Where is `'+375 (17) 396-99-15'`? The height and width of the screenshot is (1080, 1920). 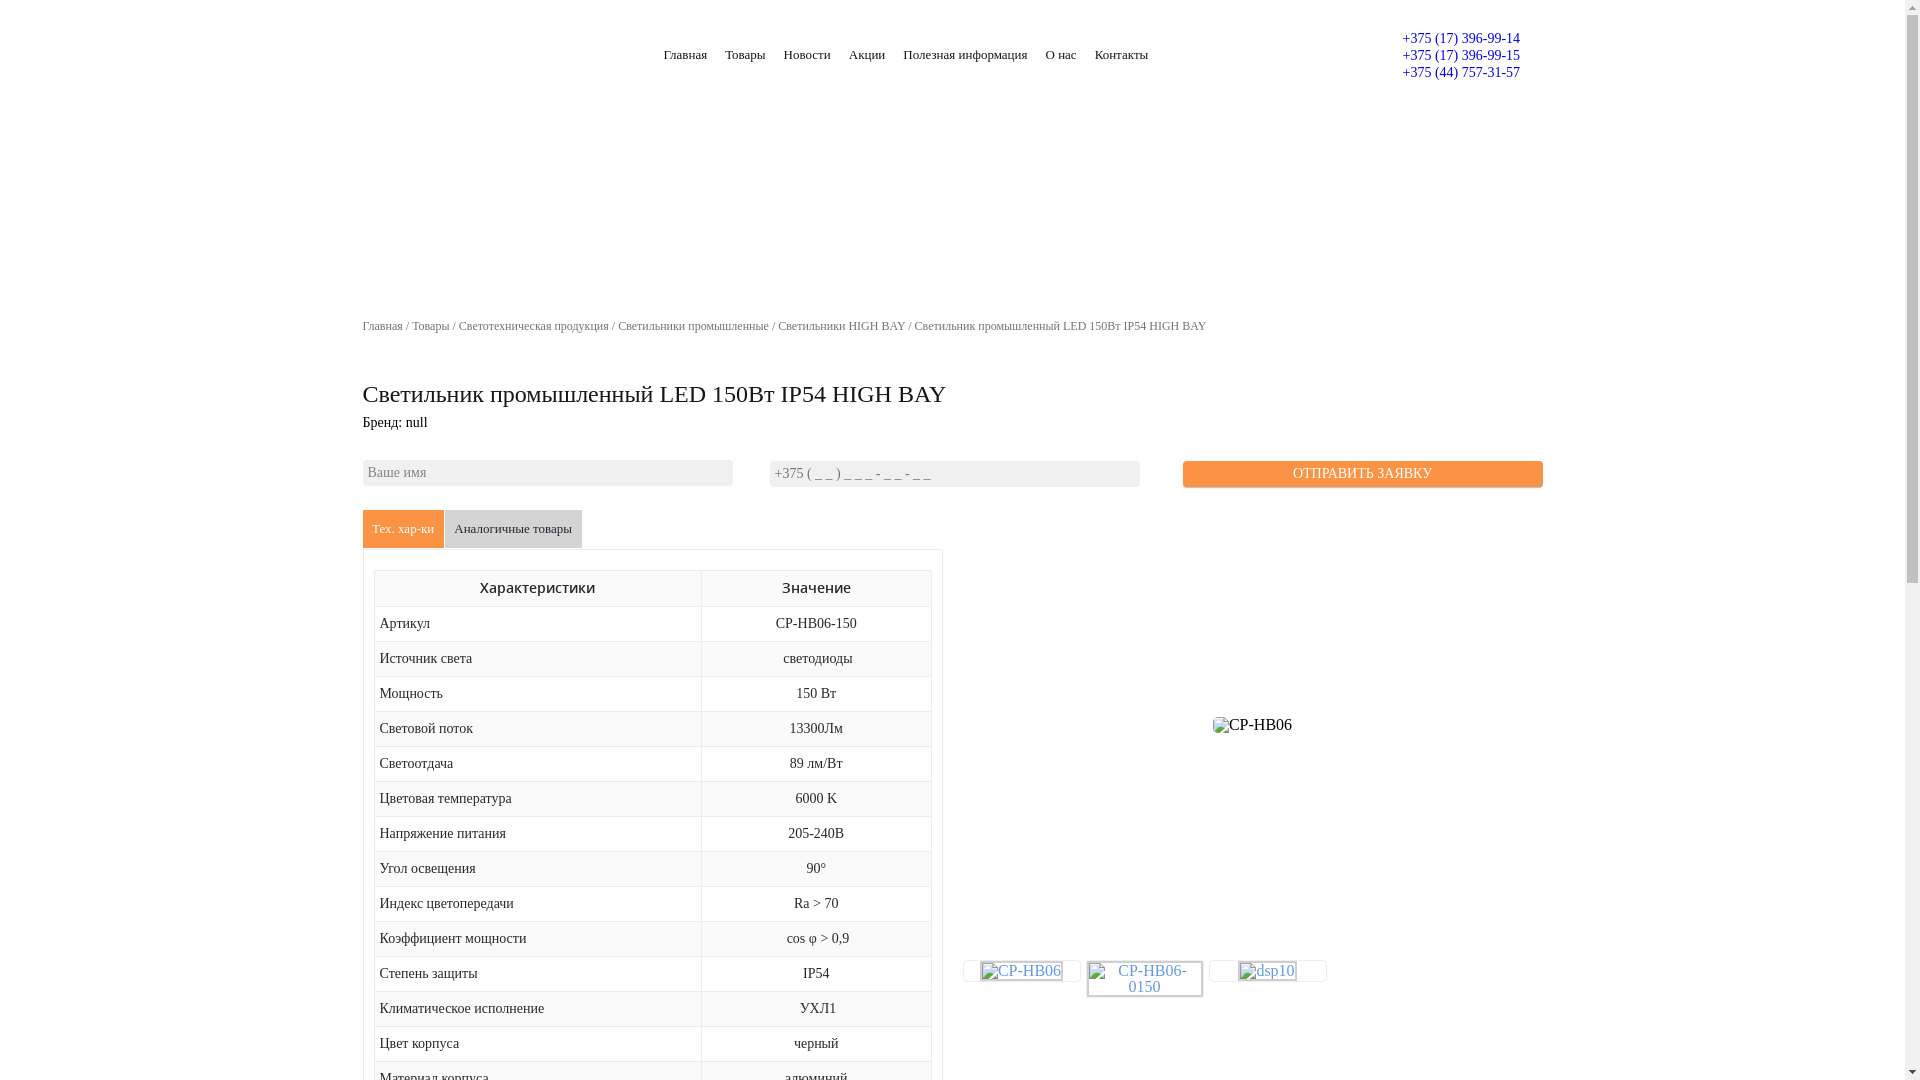 '+375 (17) 396-99-15' is located at coordinates (1460, 54).